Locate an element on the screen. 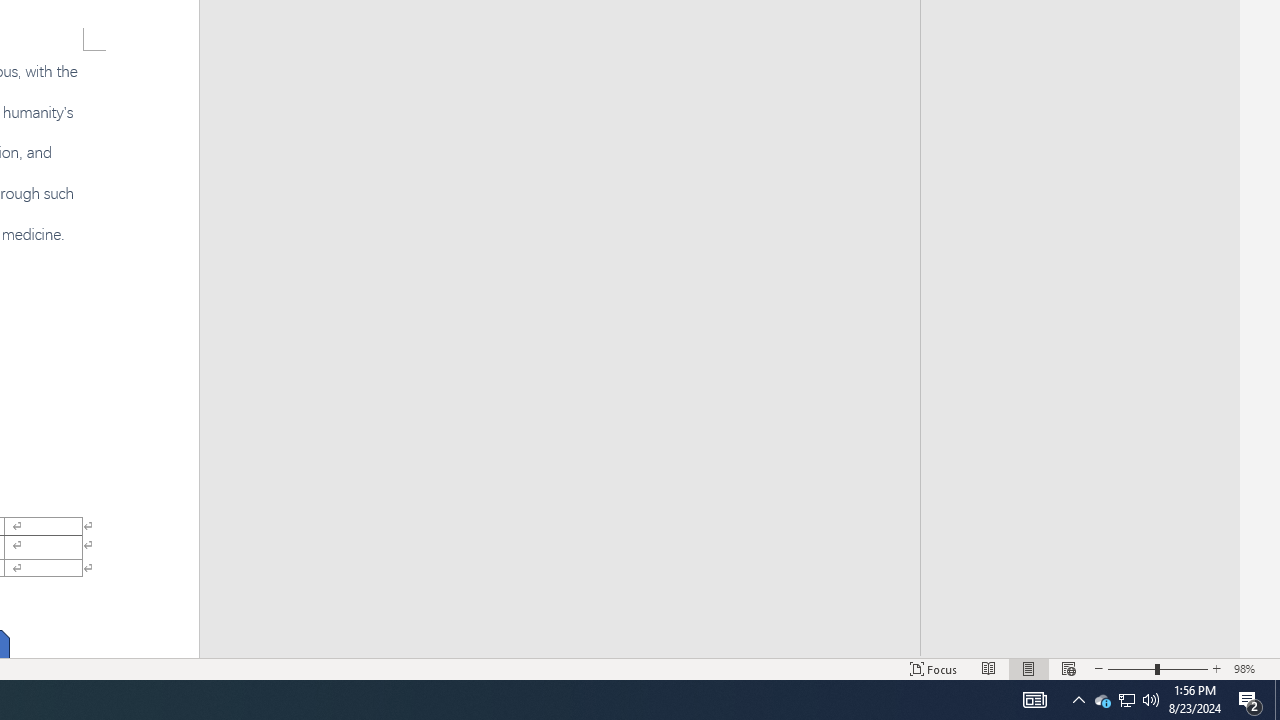  'Zoom' is located at coordinates (1158, 669).